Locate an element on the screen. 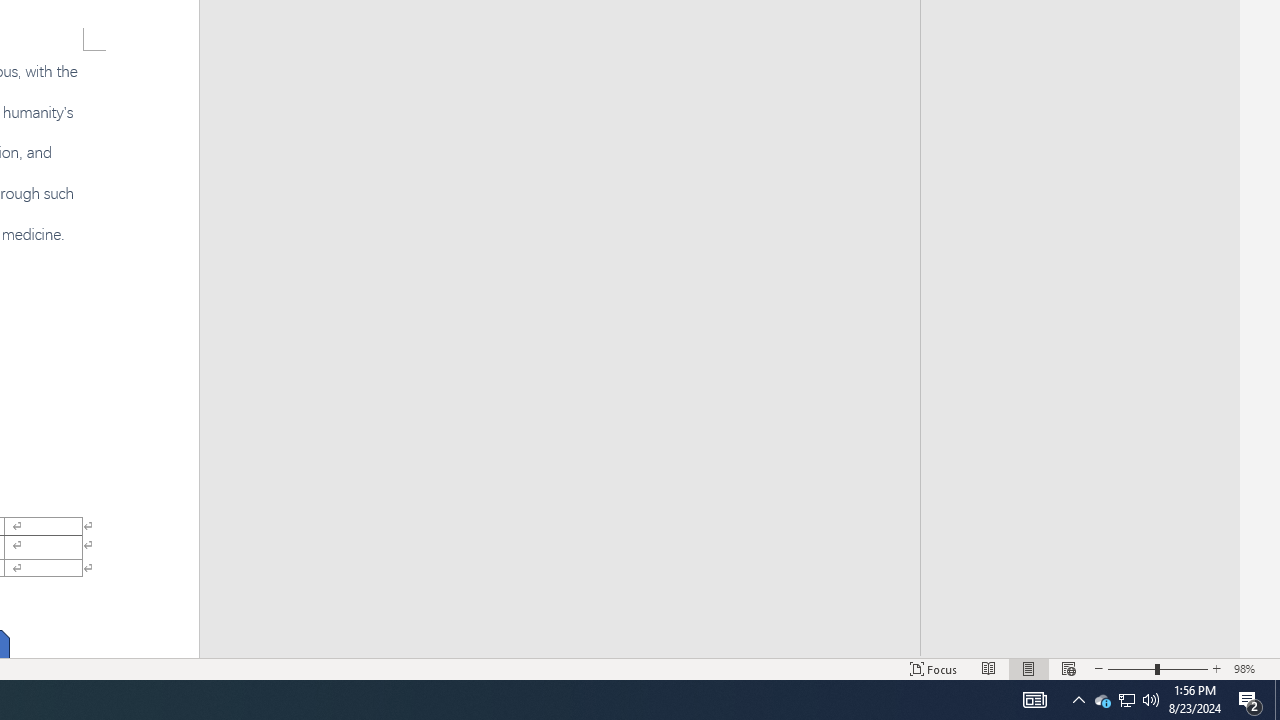  'Zoom' is located at coordinates (1158, 669).